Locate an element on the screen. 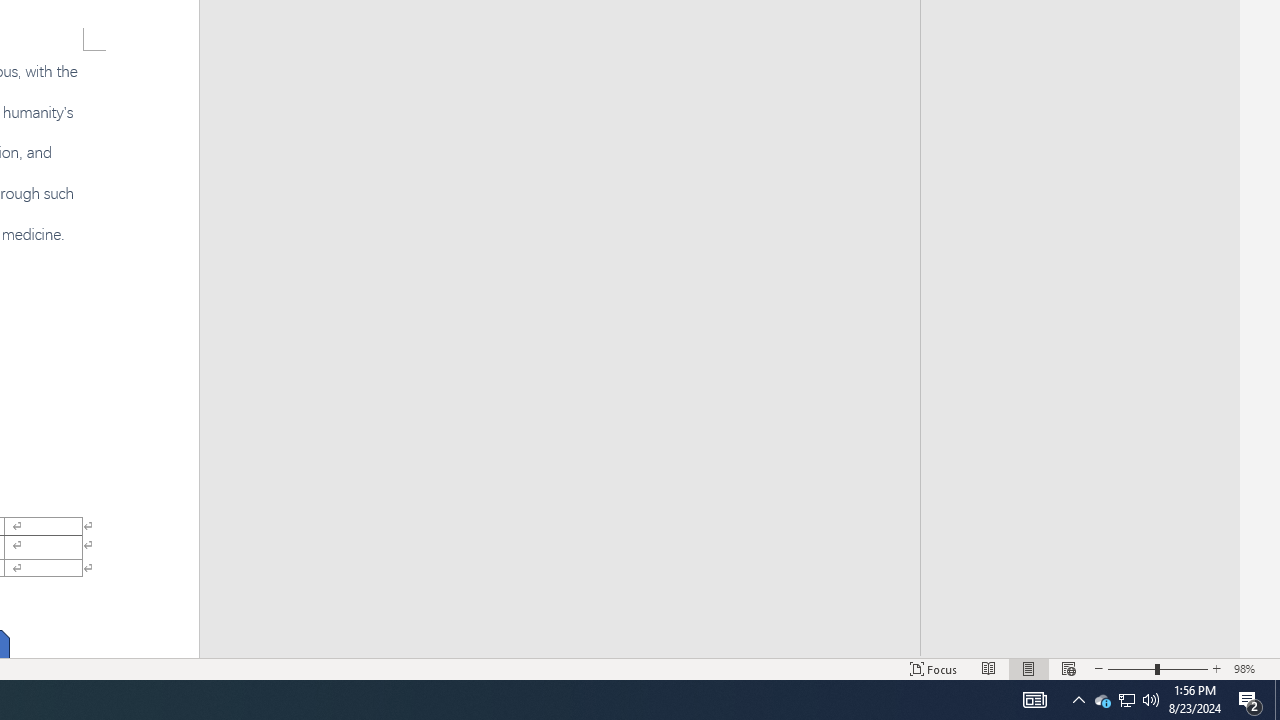  'Zoom' is located at coordinates (1158, 669).